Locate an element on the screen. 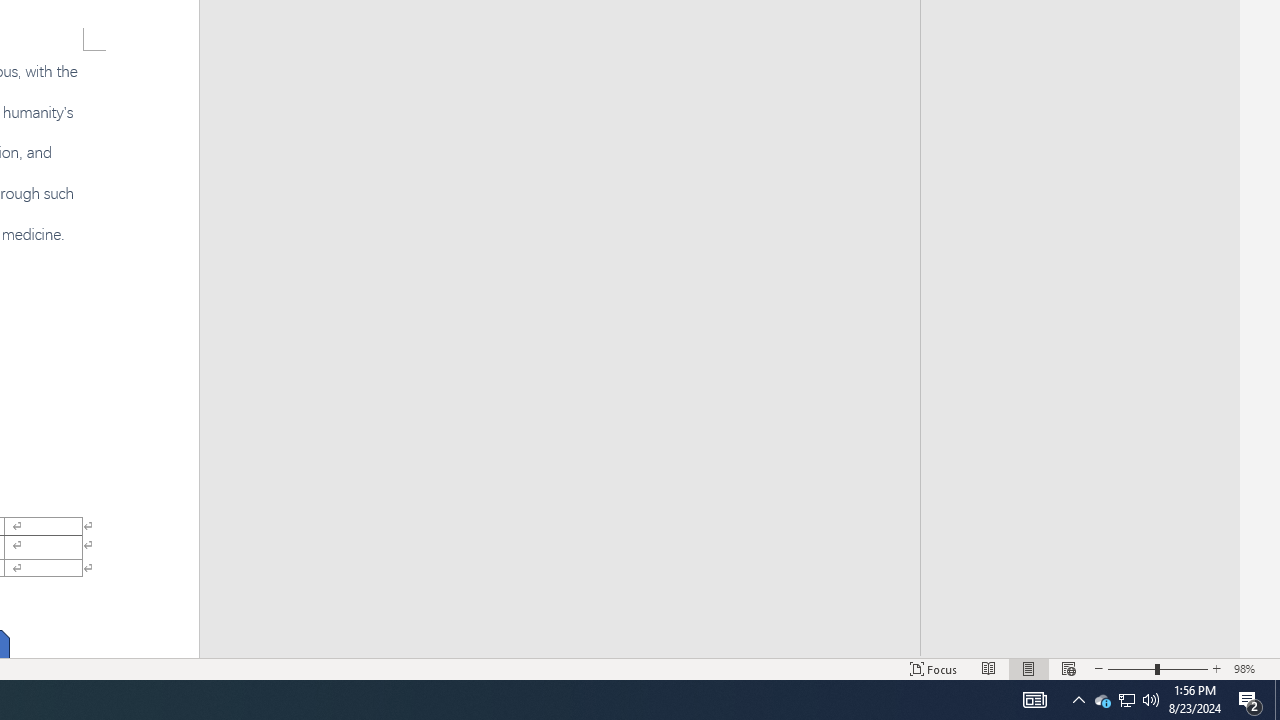  'Zoom' is located at coordinates (1158, 669).